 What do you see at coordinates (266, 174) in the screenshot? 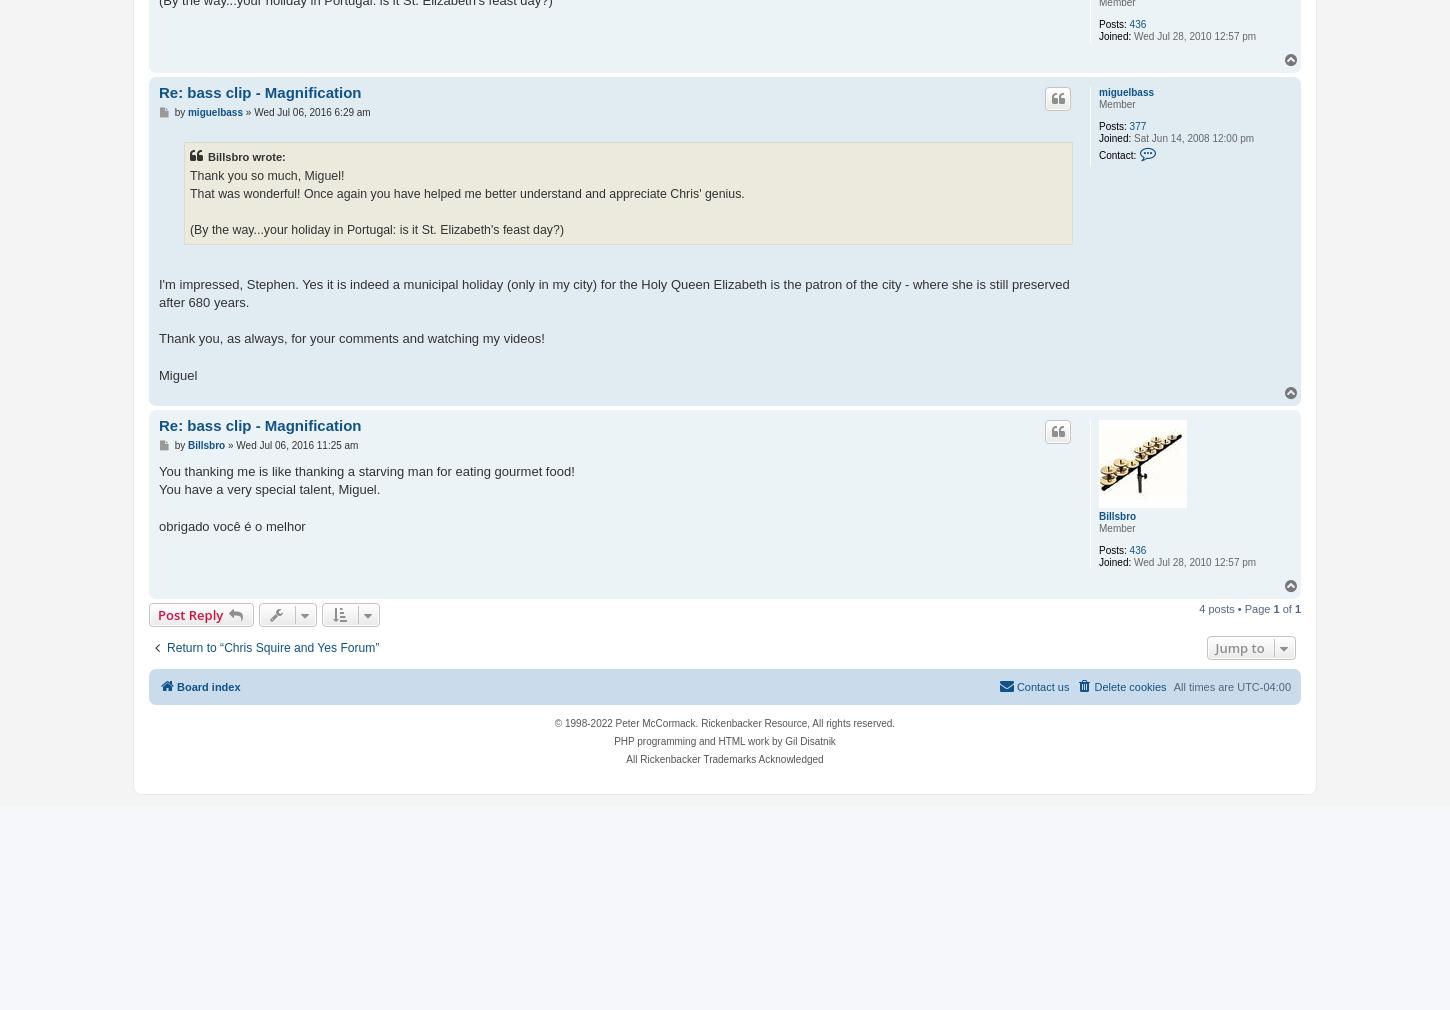
I see `'Thank you so much, Miguel!'` at bounding box center [266, 174].